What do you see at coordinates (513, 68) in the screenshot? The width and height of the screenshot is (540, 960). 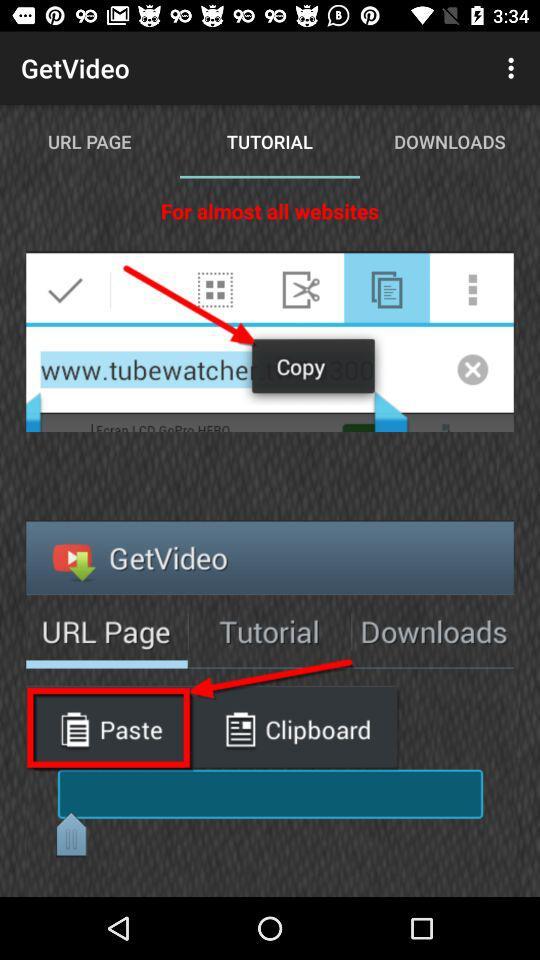 I see `item next to the tutorial item` at bounding box center [513, 68].